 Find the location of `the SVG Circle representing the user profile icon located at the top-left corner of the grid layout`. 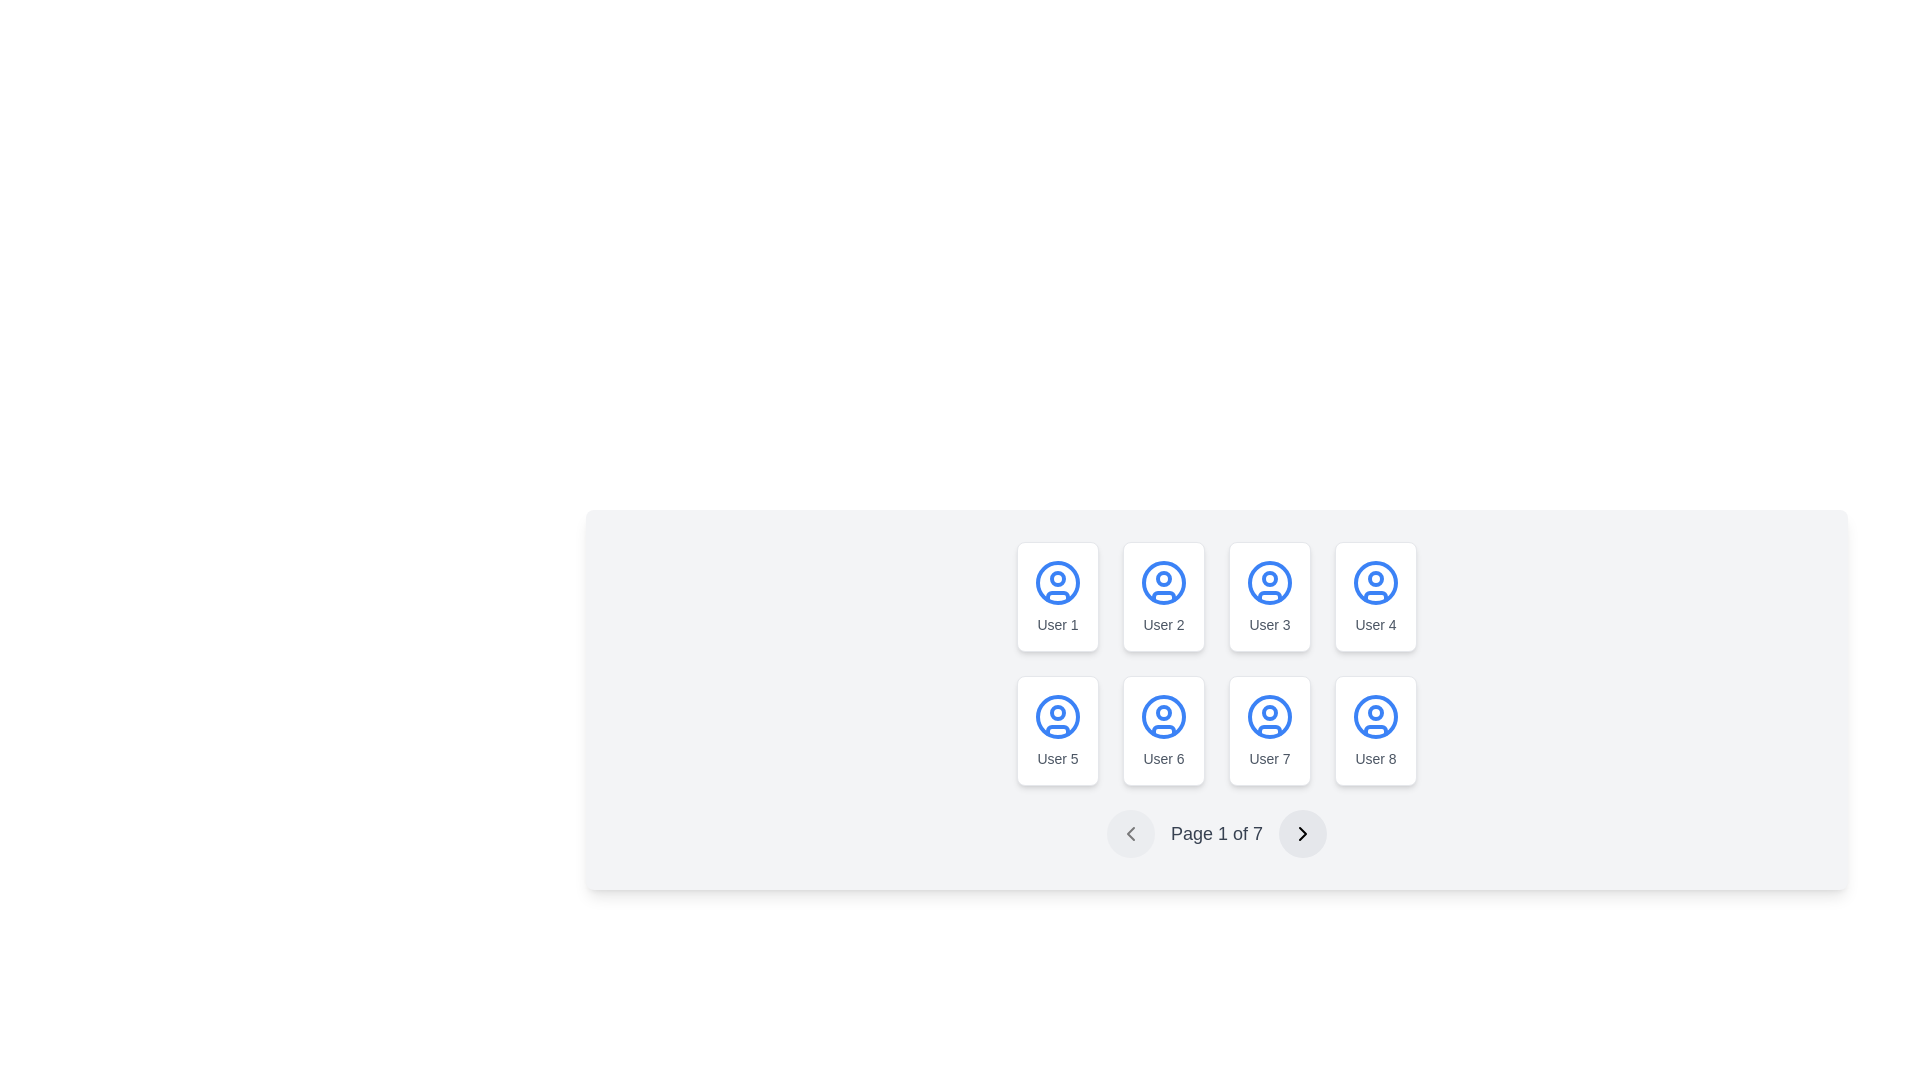

the SVG Circle representing the user profile icon located at the top-left corner of the grid layout is located at coordinates (1056, 582).